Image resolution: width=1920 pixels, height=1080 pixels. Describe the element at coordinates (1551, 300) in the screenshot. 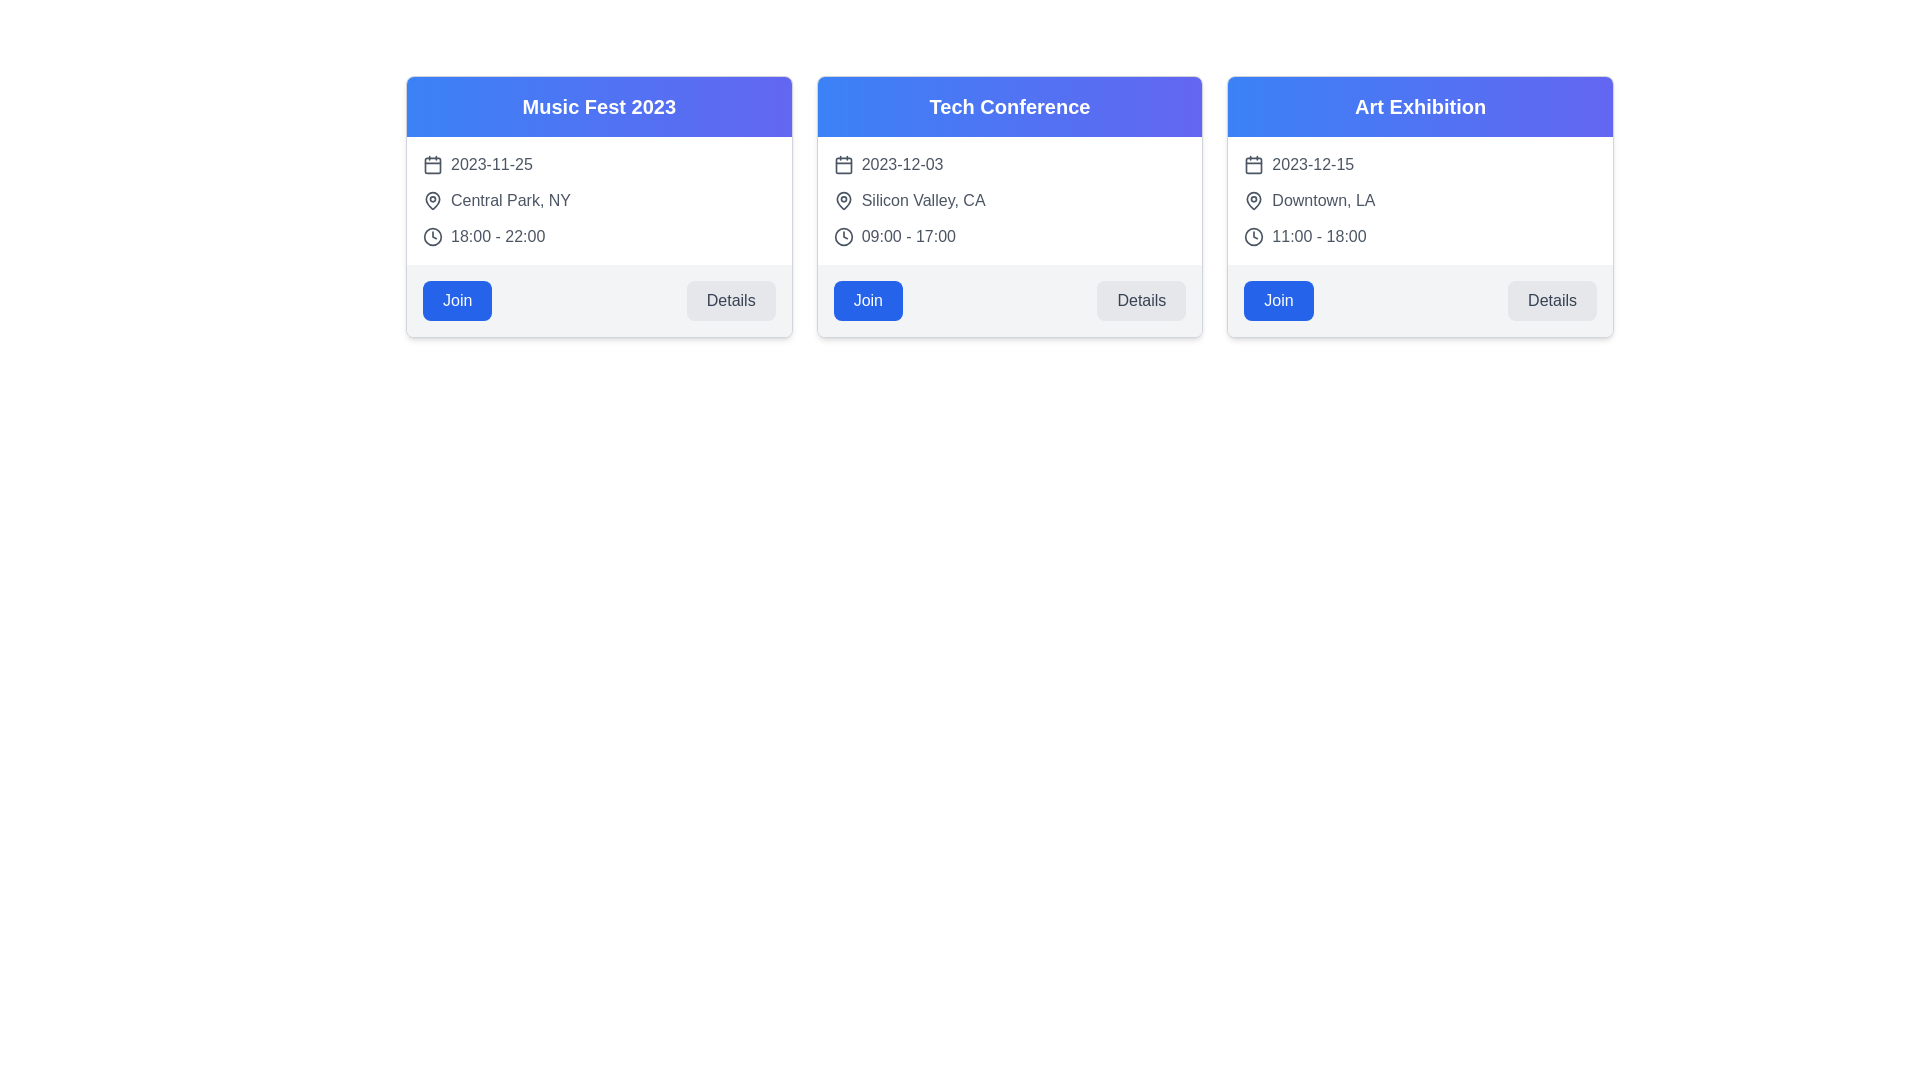

I see `the 'Details' button, which has rounded corners and a light gray background` at that location.